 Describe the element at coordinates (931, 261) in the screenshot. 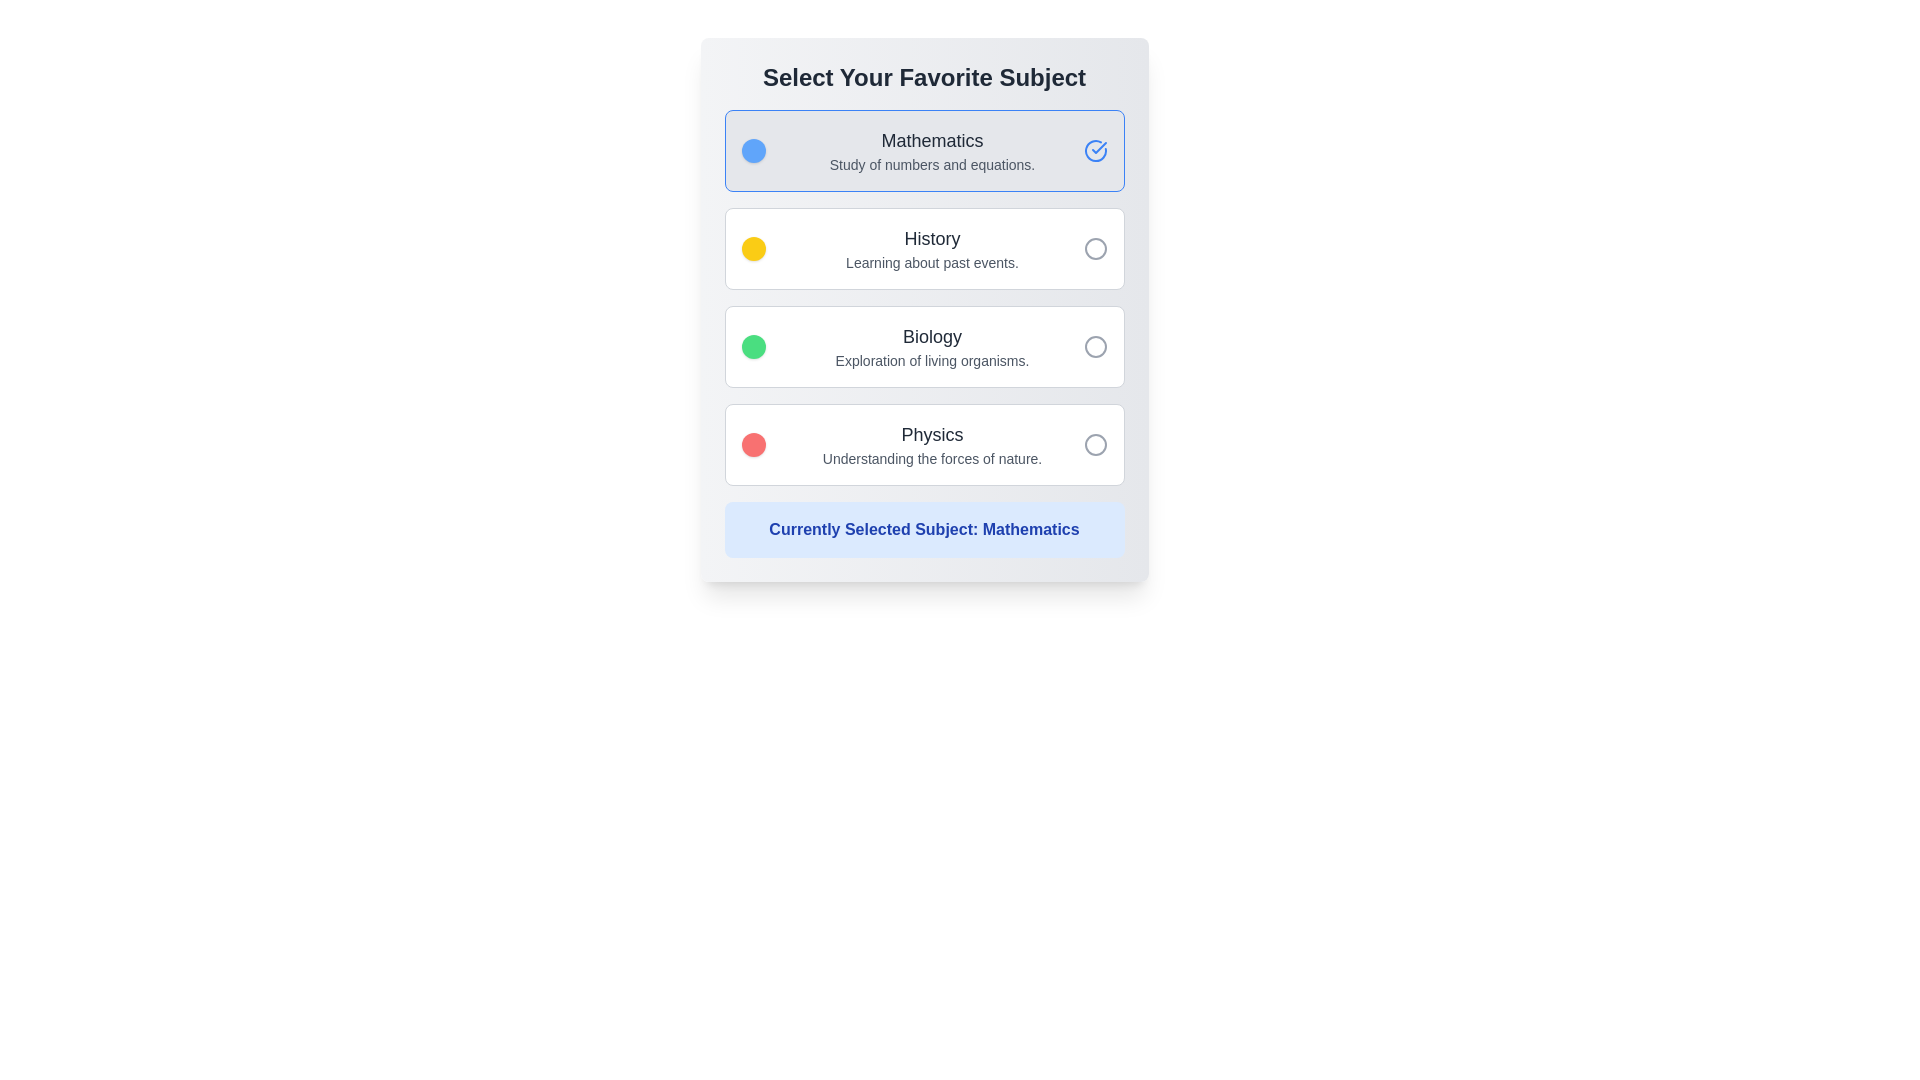

I see `the explanatory text located directly below the 'History' heading in the second section of the vertically stacked list` at that location.